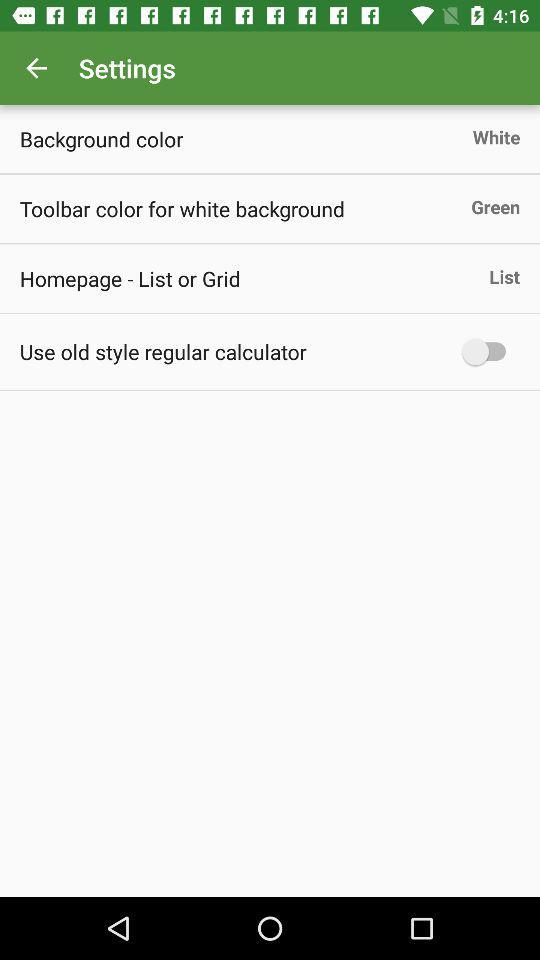 The image size is (540, 960). Describe the element at coordinates (36, 68) in the screenshot. I see `icon next to the settings icon` at that location.